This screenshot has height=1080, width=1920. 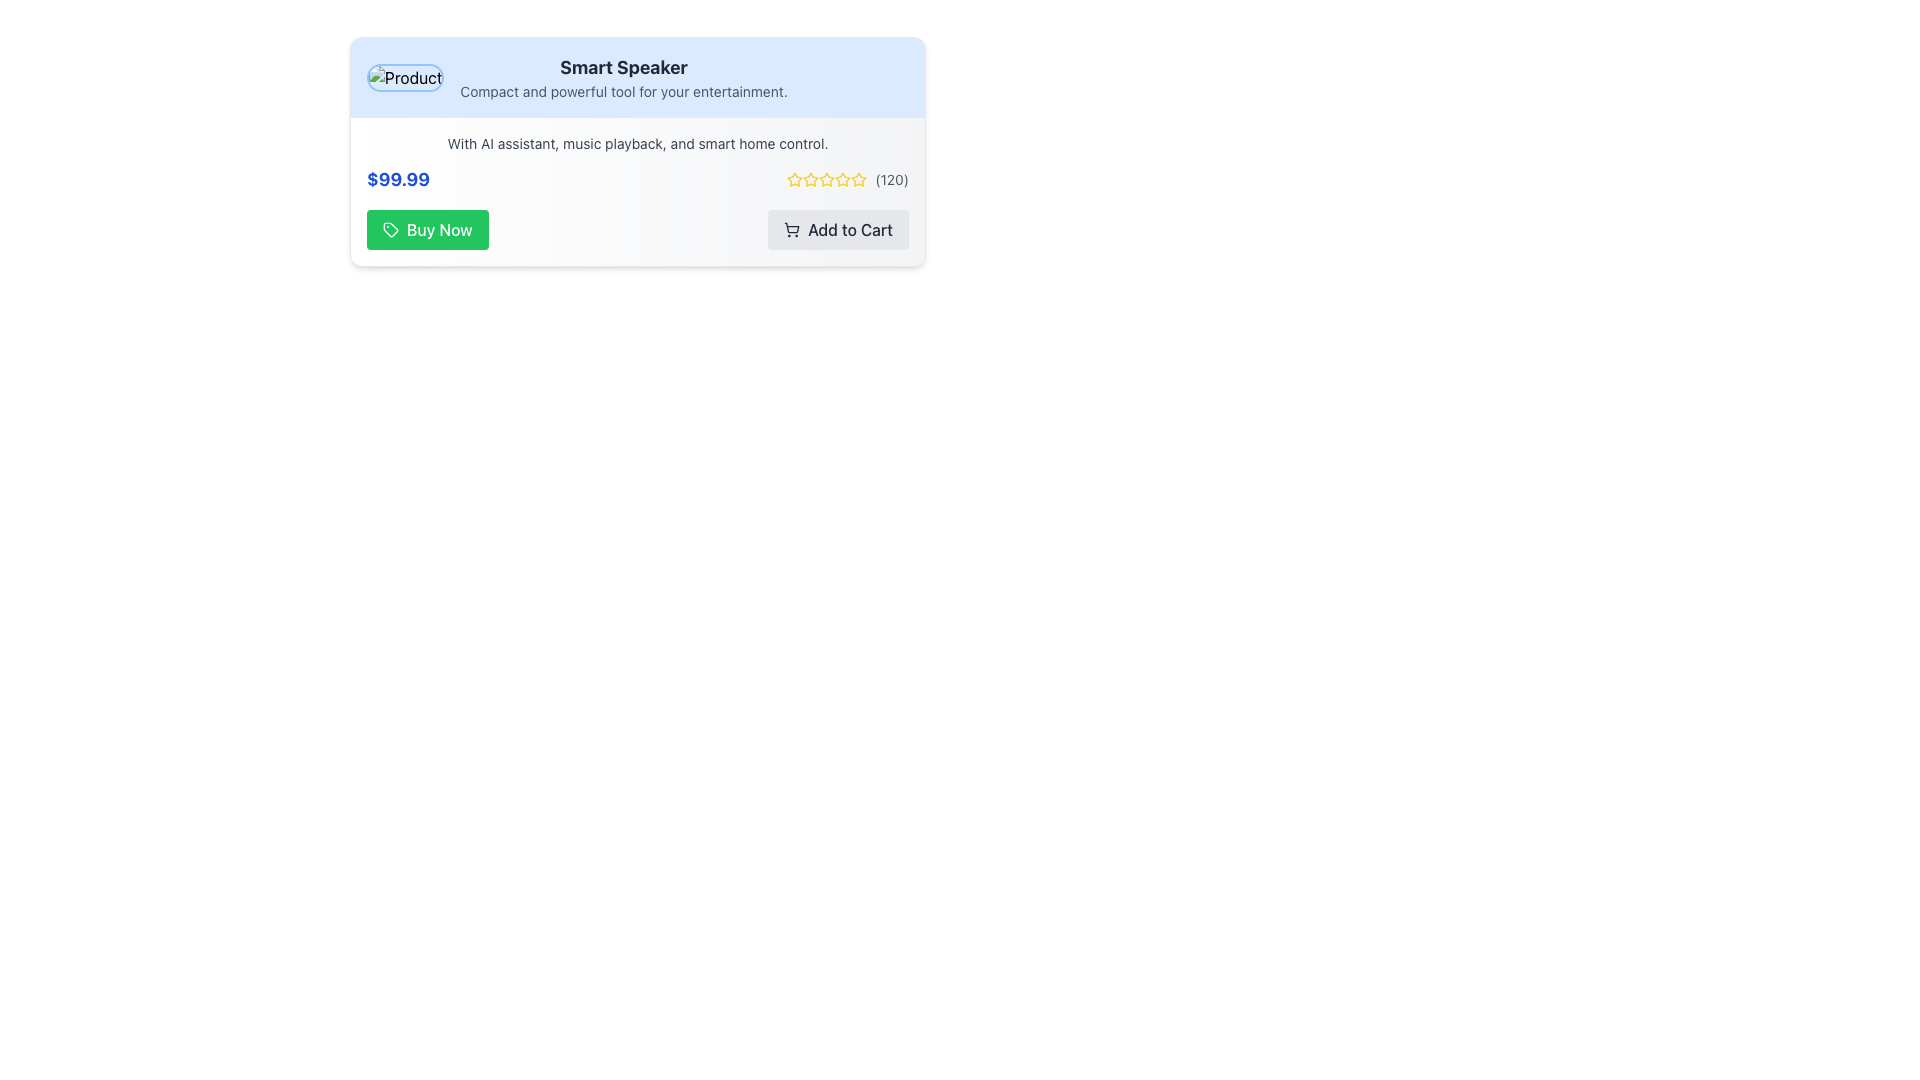 I want to click on the shopping cart icon located within the 'Add to Cart' button at the bottom-right side of the layout, so click(x=791, y=229).